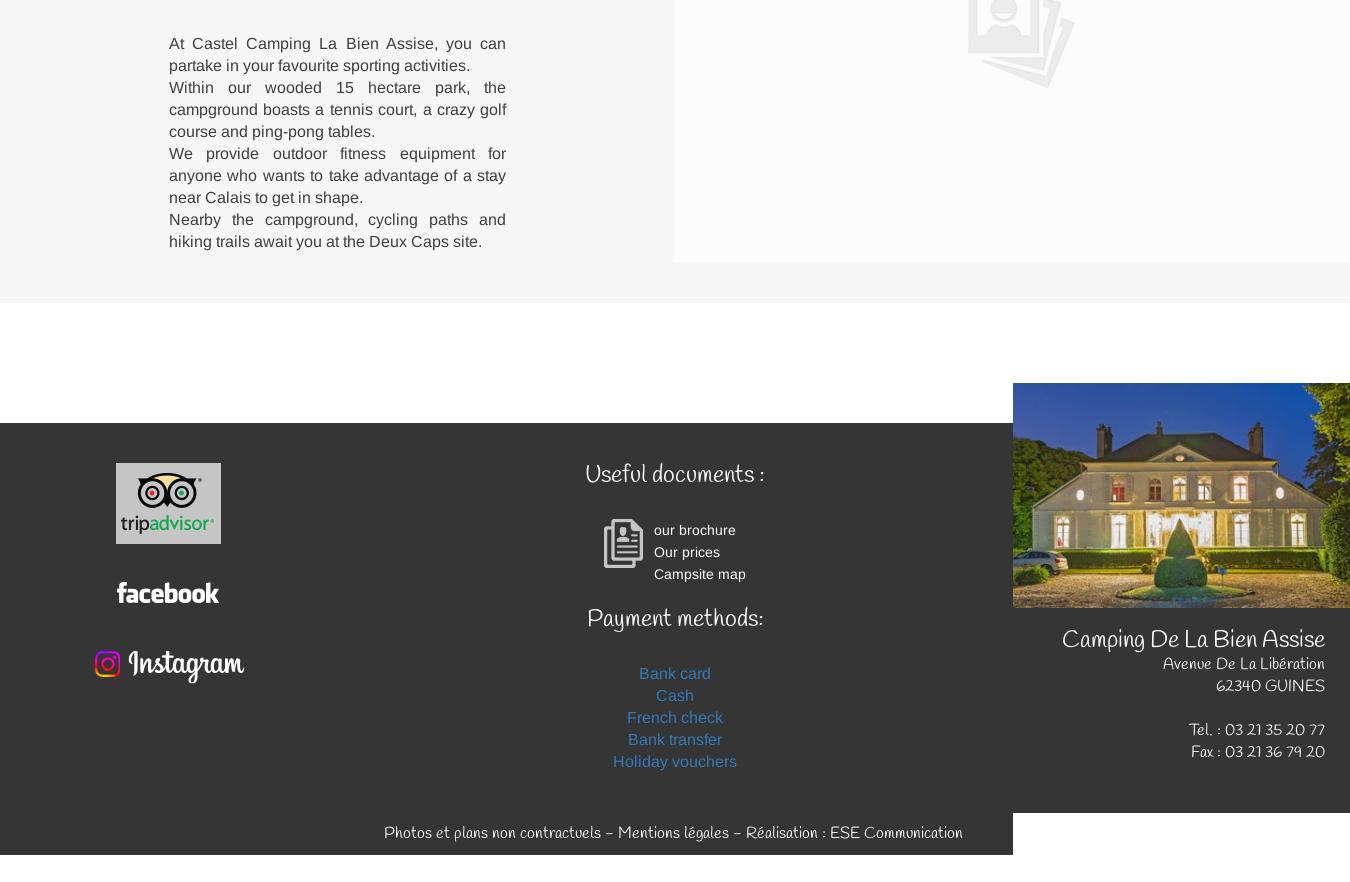  I want to click on 'Fax : 03 21 36 79 20', so click(1258, 751).